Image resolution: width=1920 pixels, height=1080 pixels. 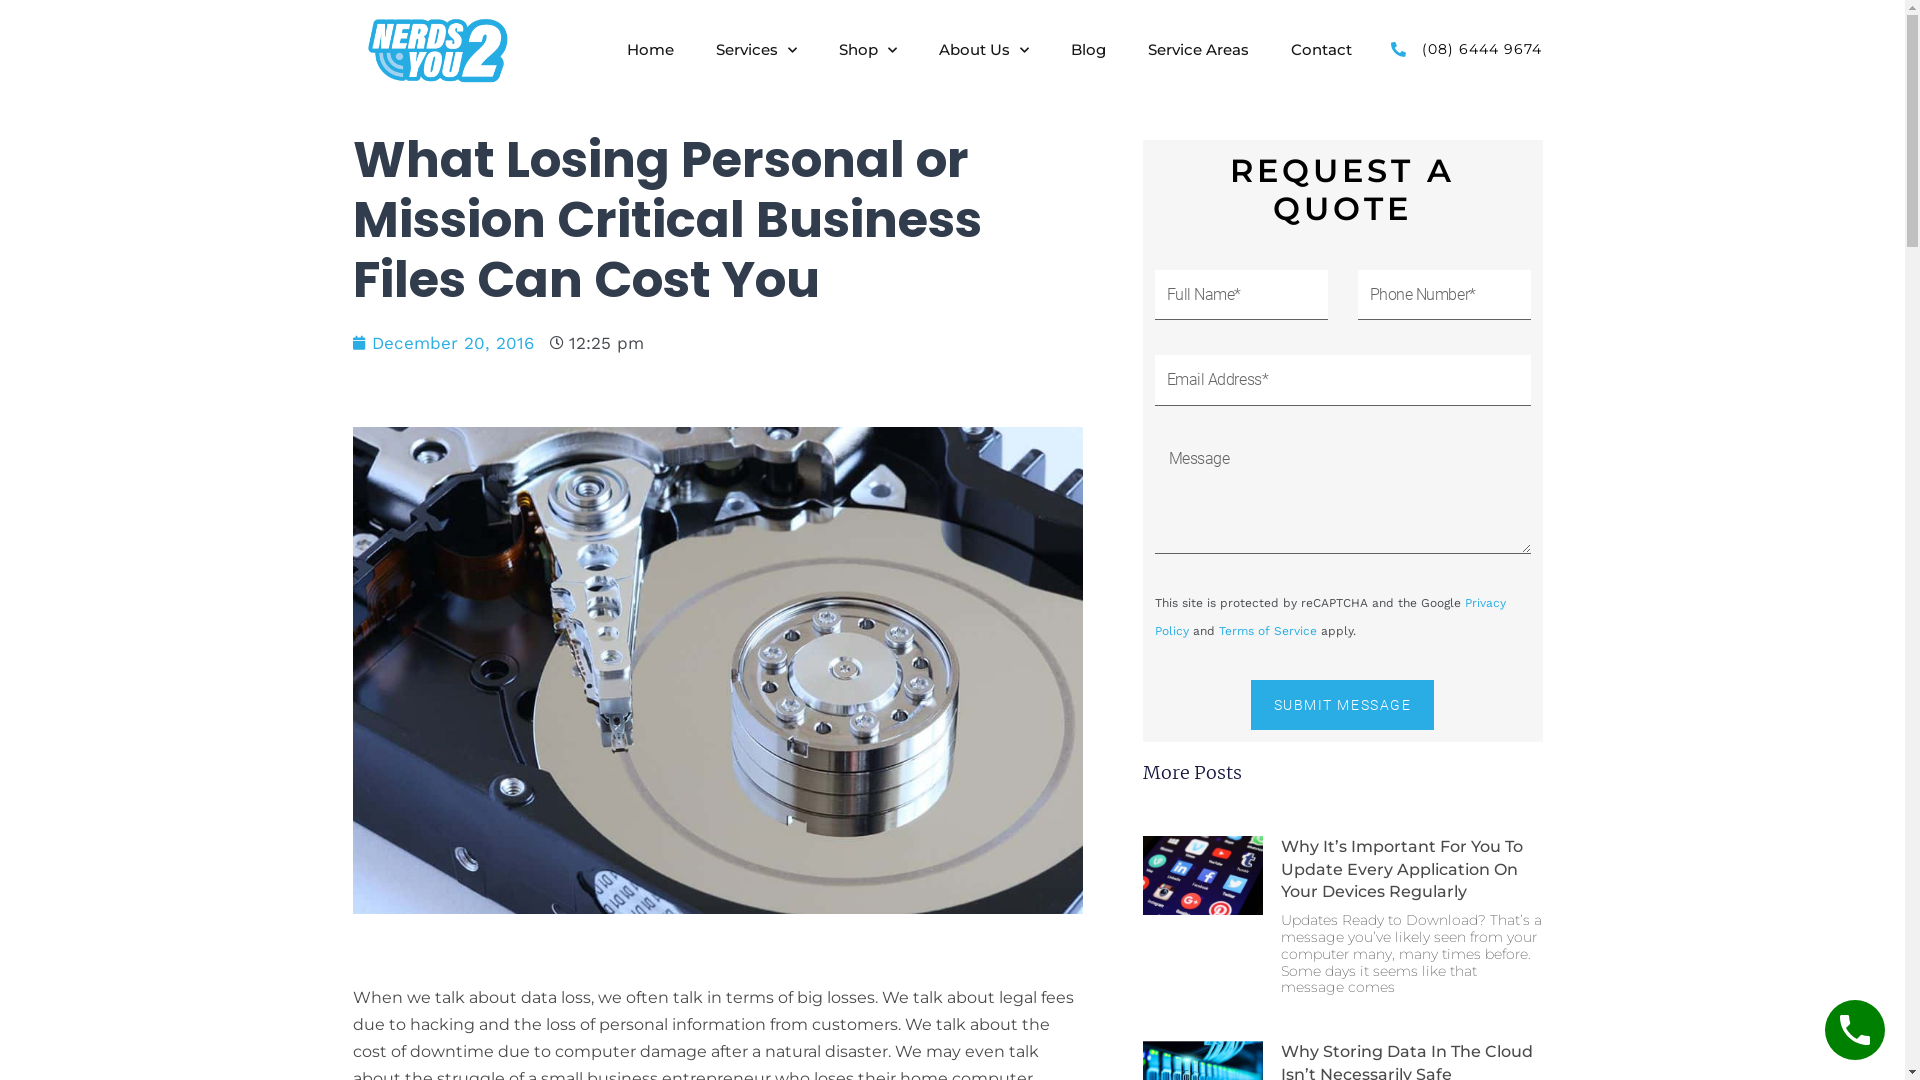 I want to click on 'Home', so click(x=626, y=49).